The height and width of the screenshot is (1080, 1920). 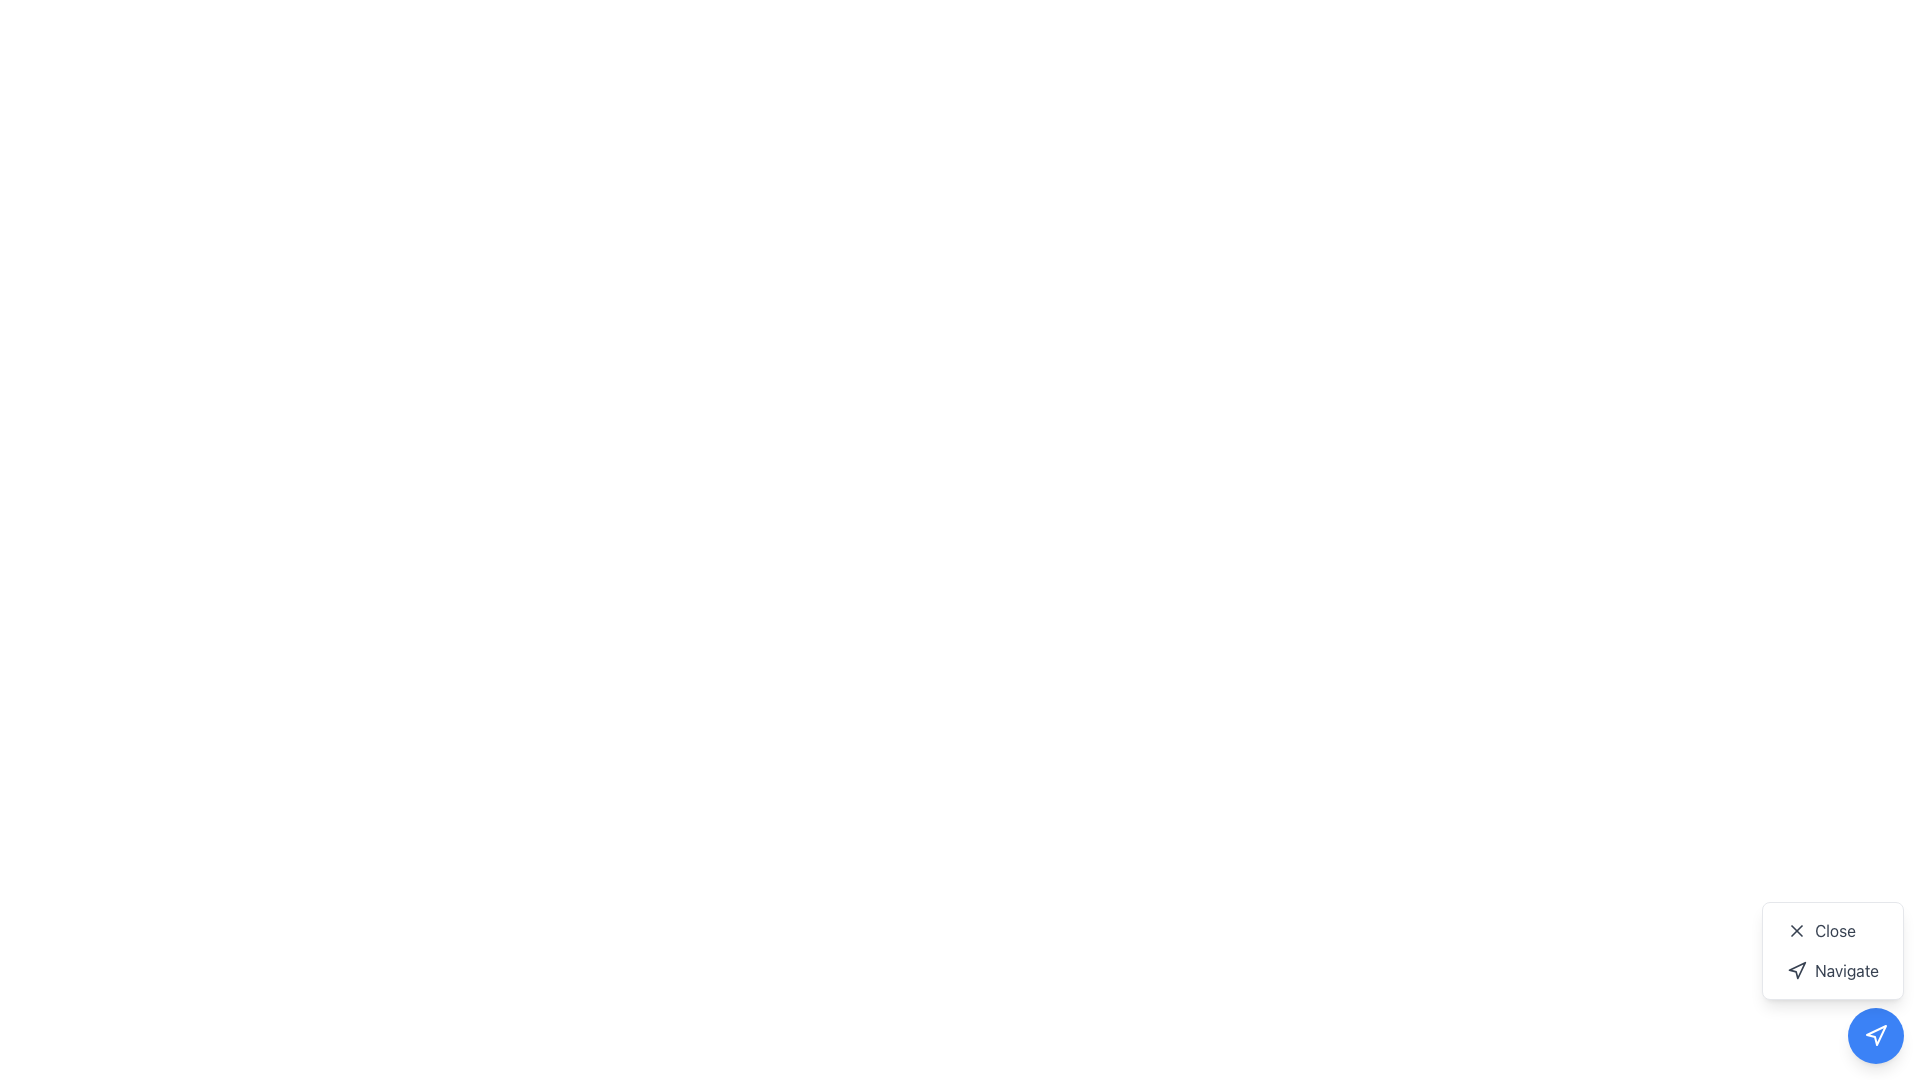 What do you see at coordinates (1797, 970) in the screenshot?
I see `the navigation arrow icon located to the left of the 'Navigate' text within the lower-right region of the interface` at bounding box center [1797, 970].